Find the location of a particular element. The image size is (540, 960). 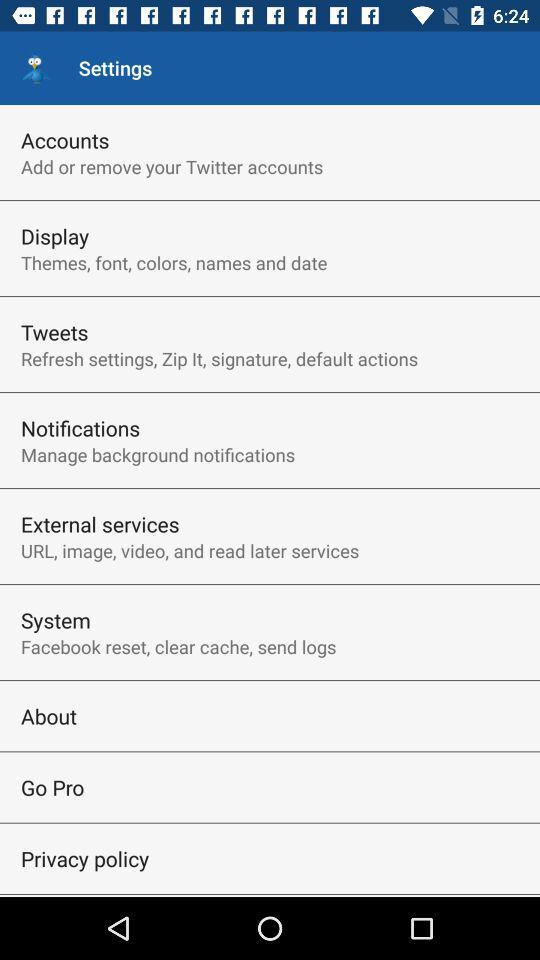

manage background notifications is located at coordinates (157, 454).